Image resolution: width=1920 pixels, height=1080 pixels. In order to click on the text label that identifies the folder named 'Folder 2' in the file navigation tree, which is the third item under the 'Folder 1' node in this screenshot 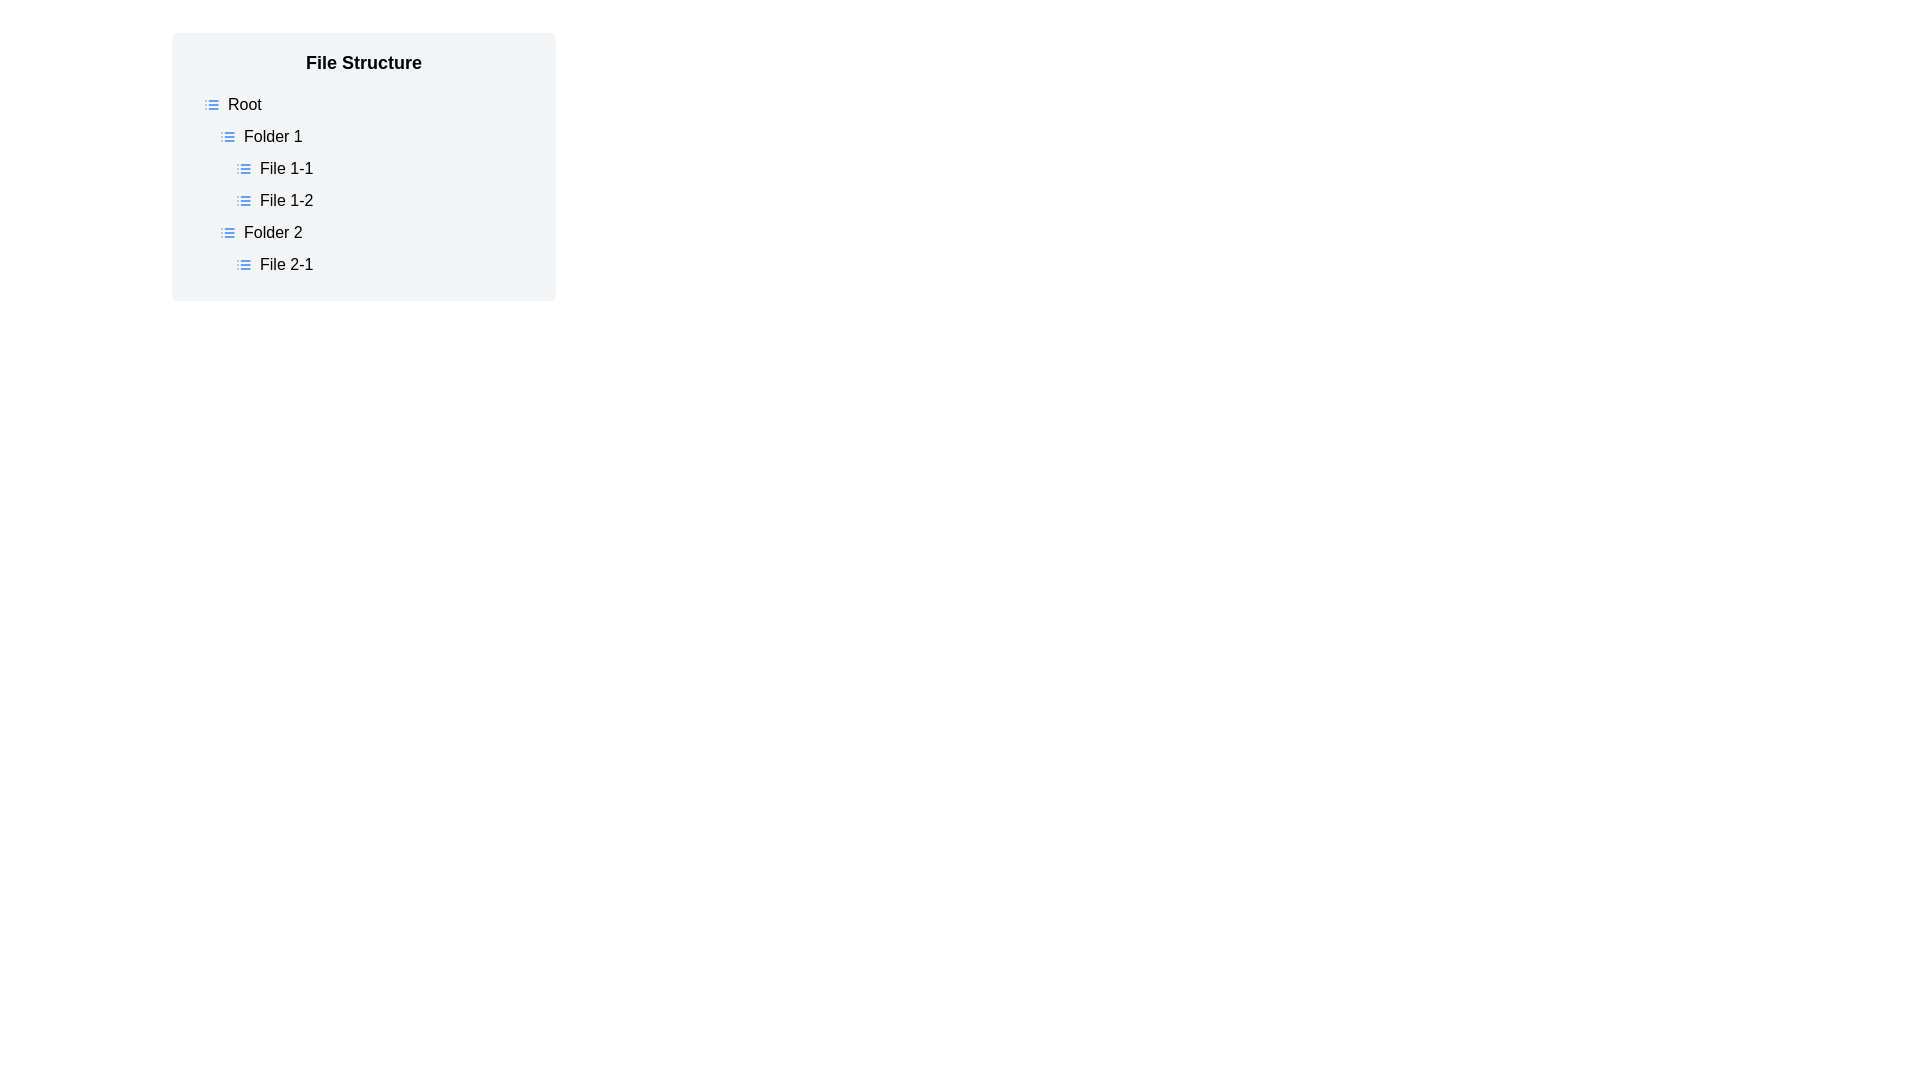, I will do `click(272, 231)`.